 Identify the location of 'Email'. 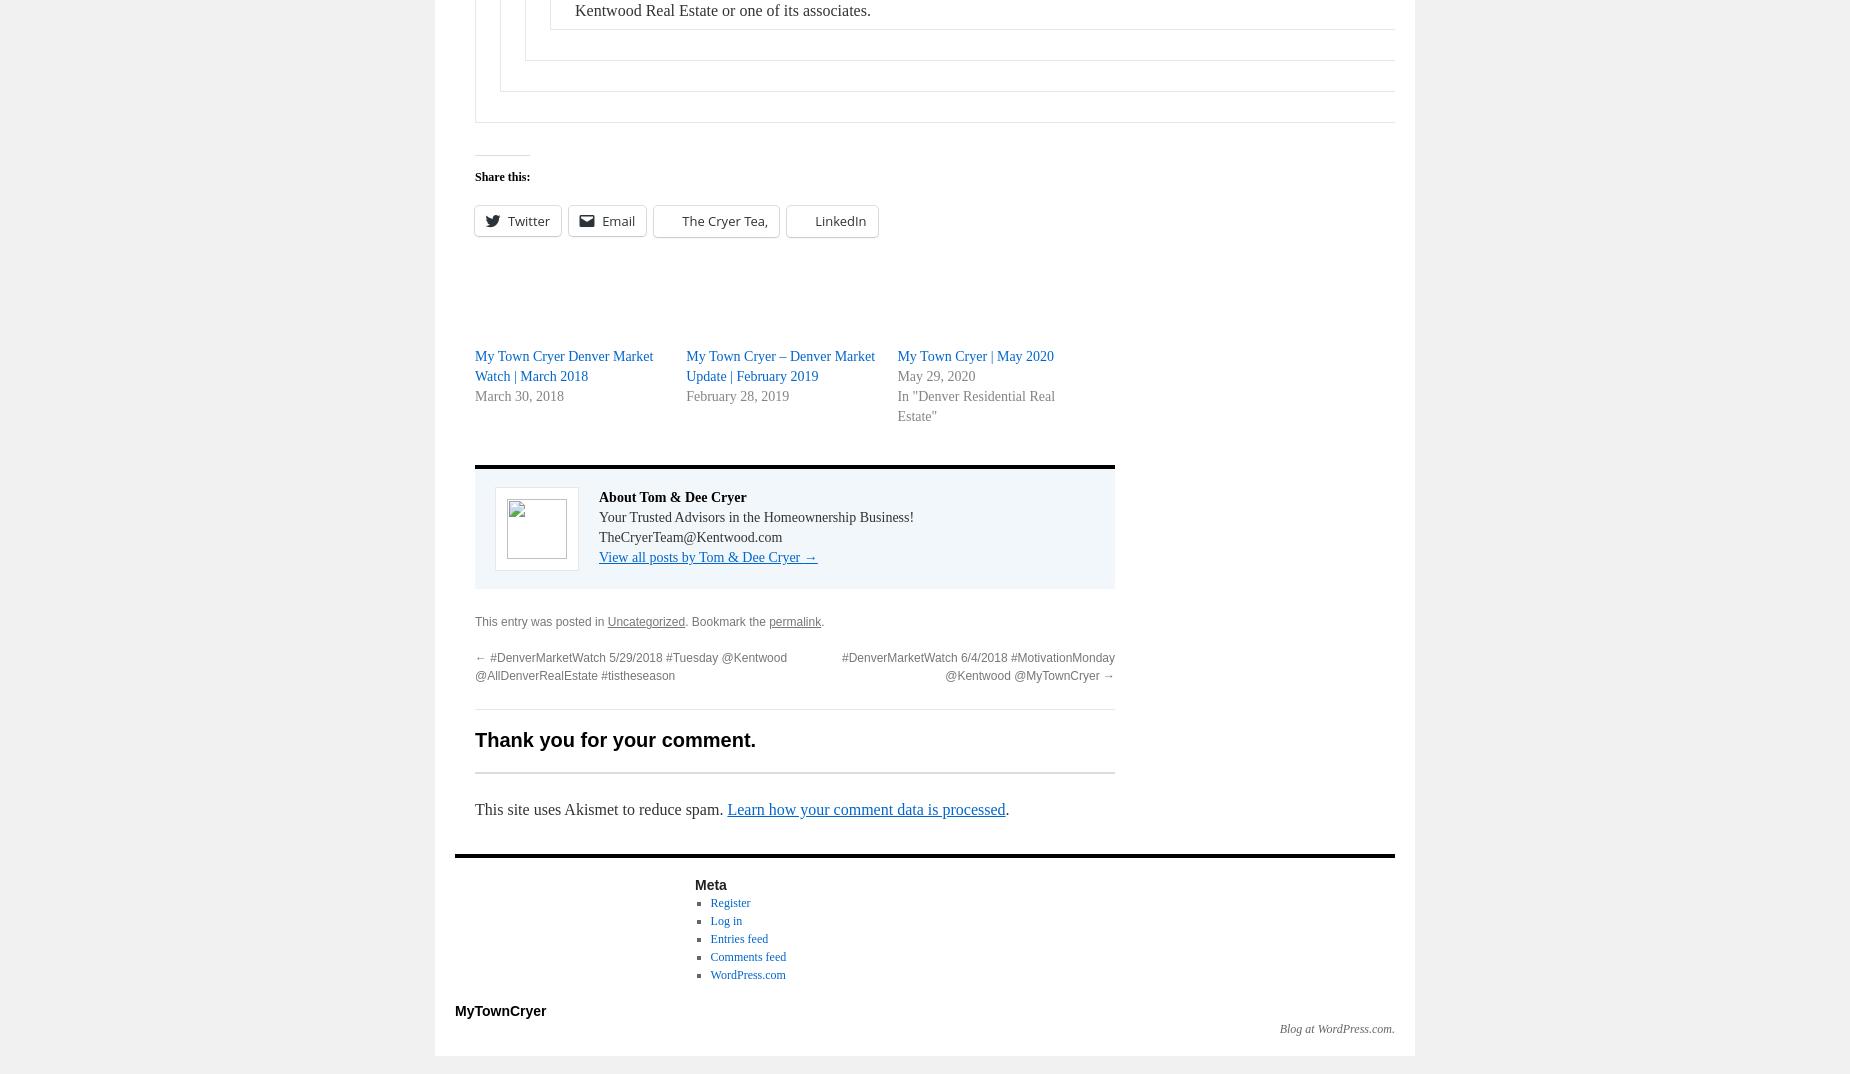
(601, 220).